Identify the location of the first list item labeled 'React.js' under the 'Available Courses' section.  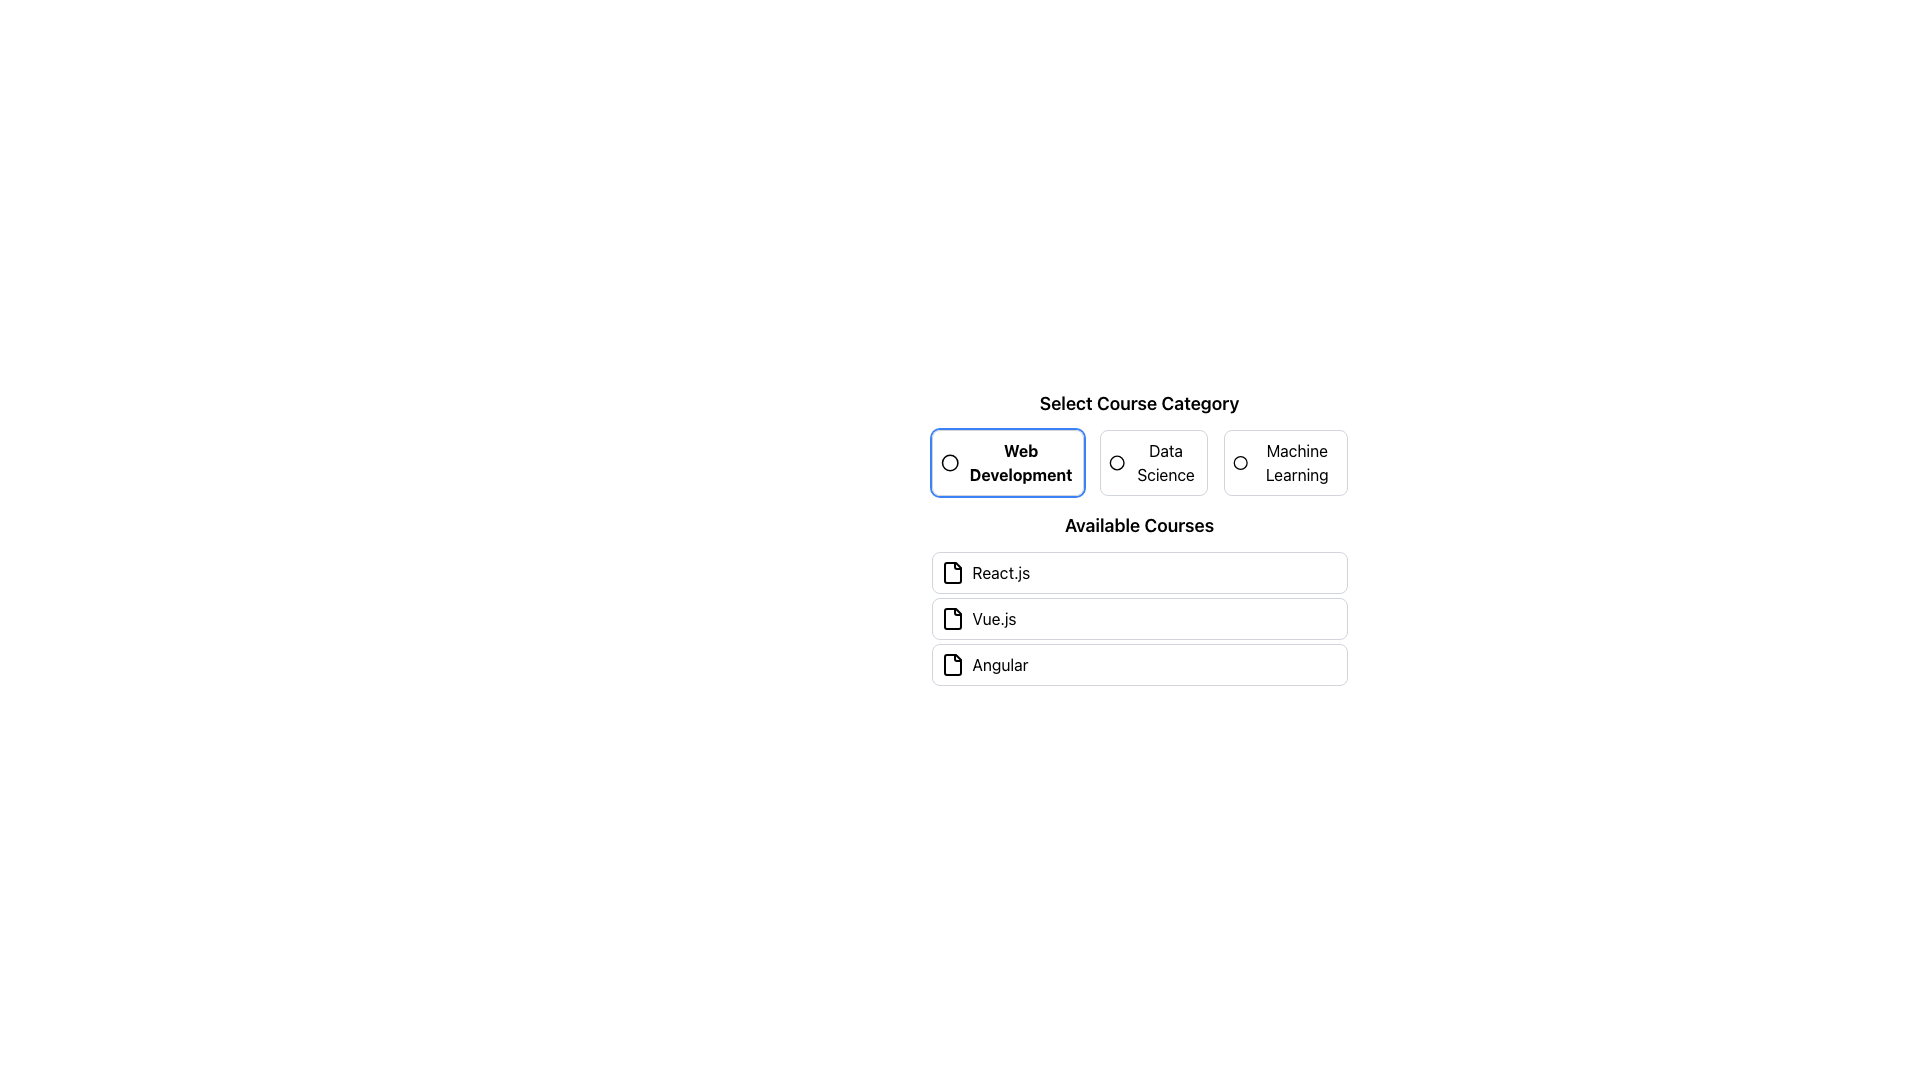
(1139, 573).